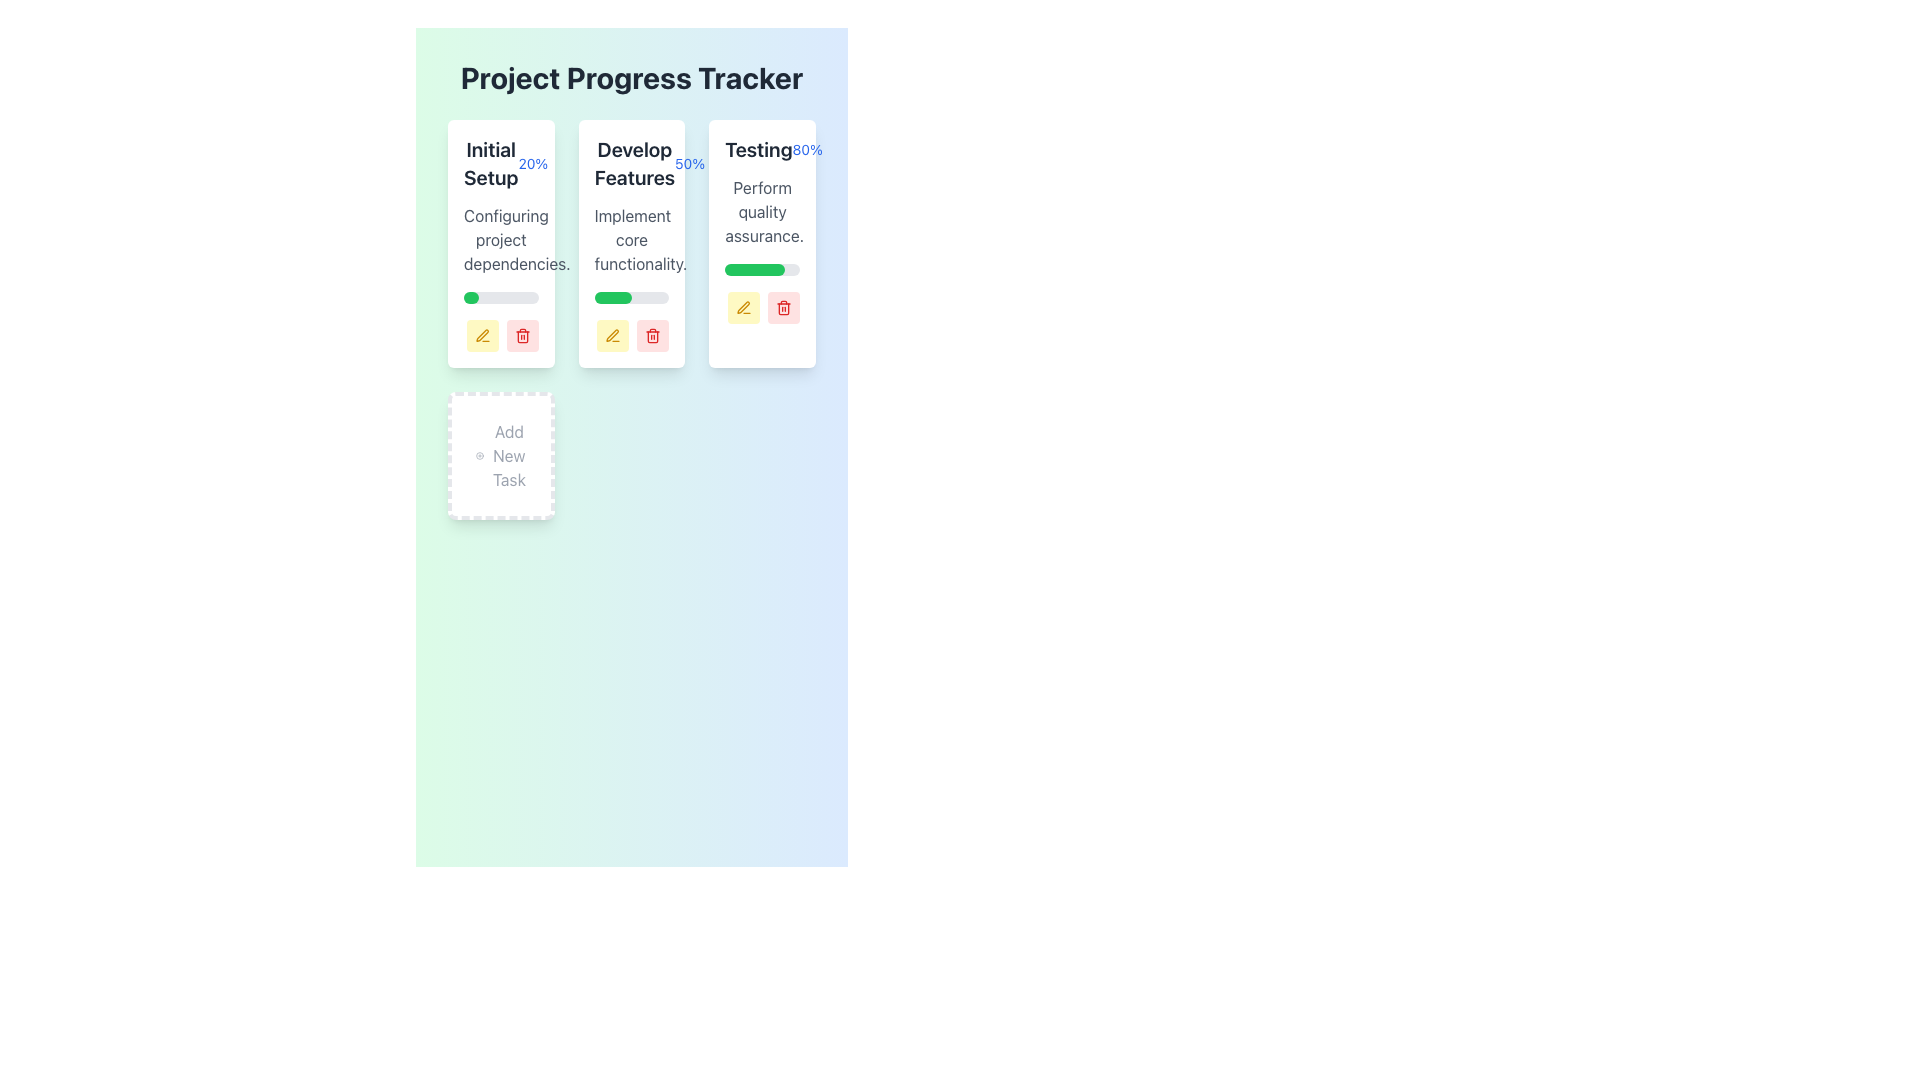 The height and width of the screenshot is (1080, 1920). I want to click on the text label displaying the task name 'Testing' and its progress percentage '80%' located at the top-right card of the grid, so click(761, 149).